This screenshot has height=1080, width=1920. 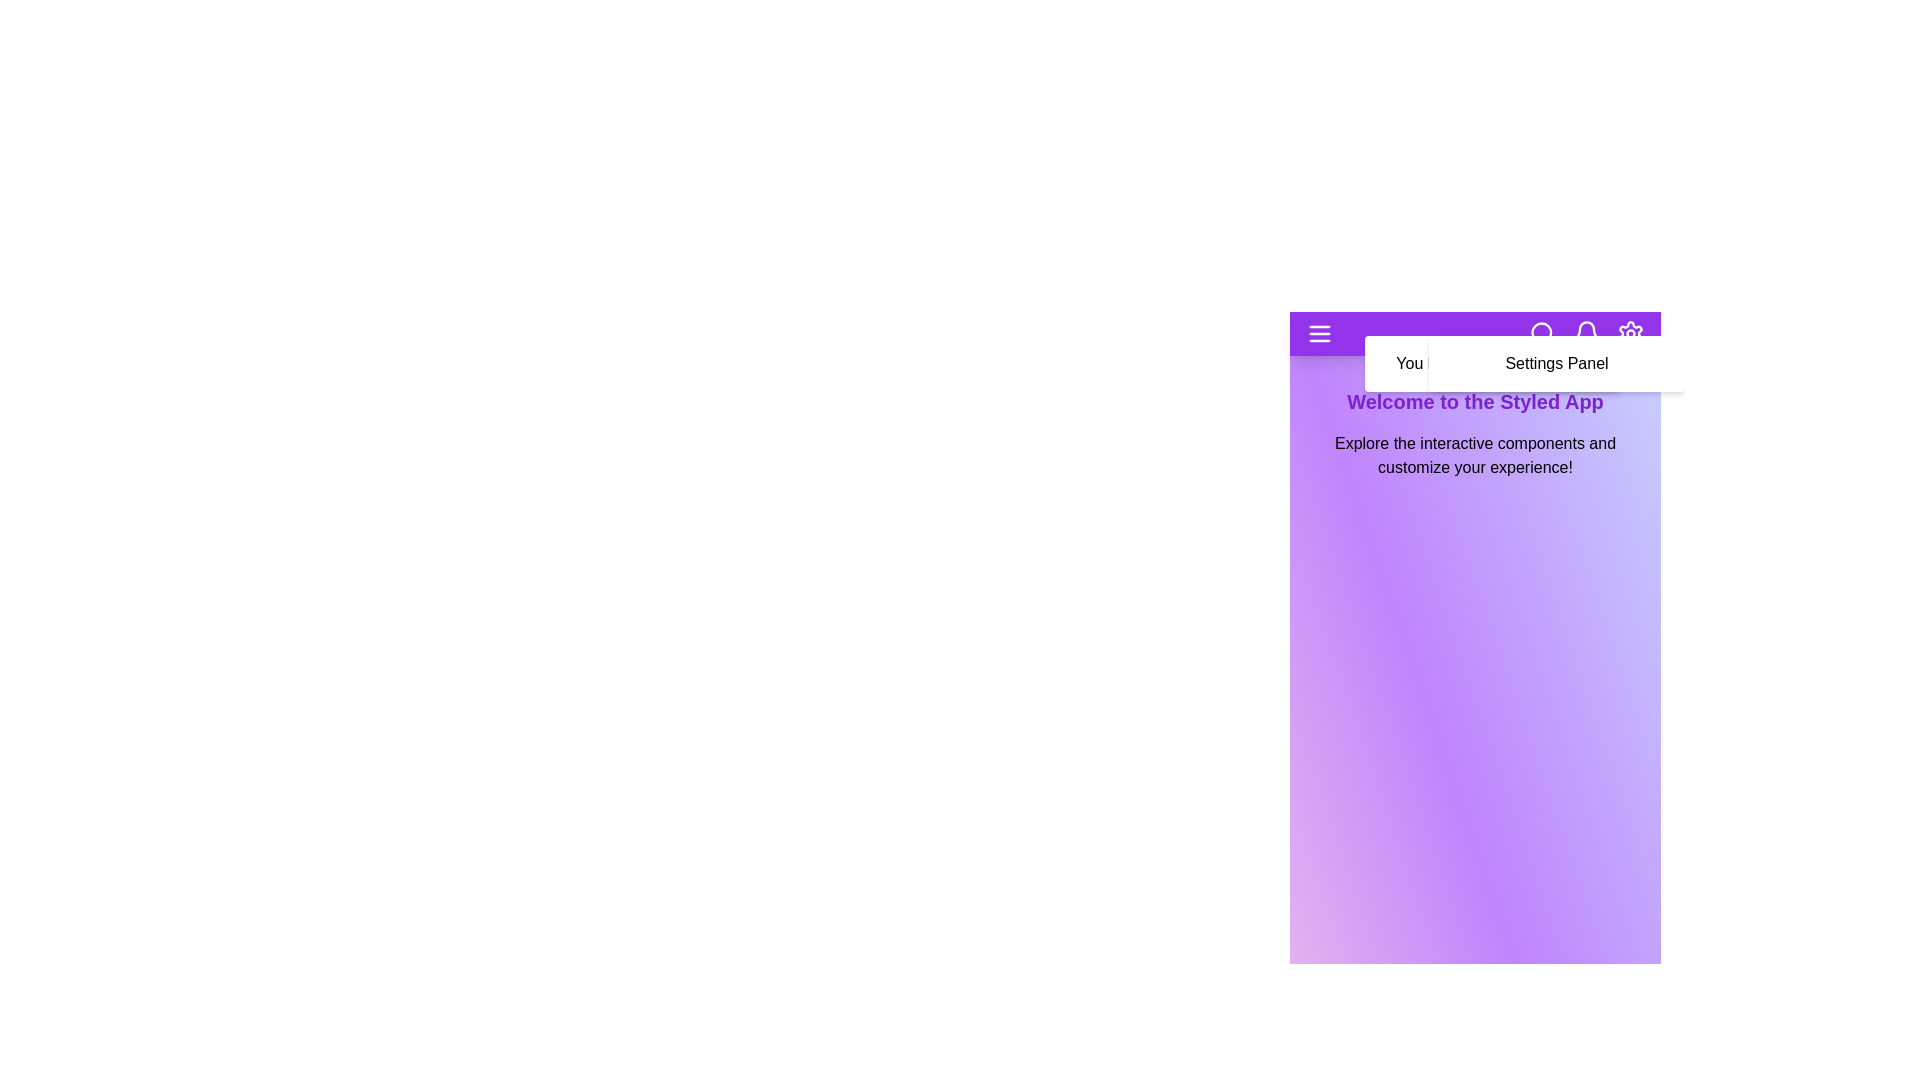 What do you see at coordinates (1320, 333) in the screenshot?
I see `the menu icon to toggle the side menu` at bounding box center [1320, 333].